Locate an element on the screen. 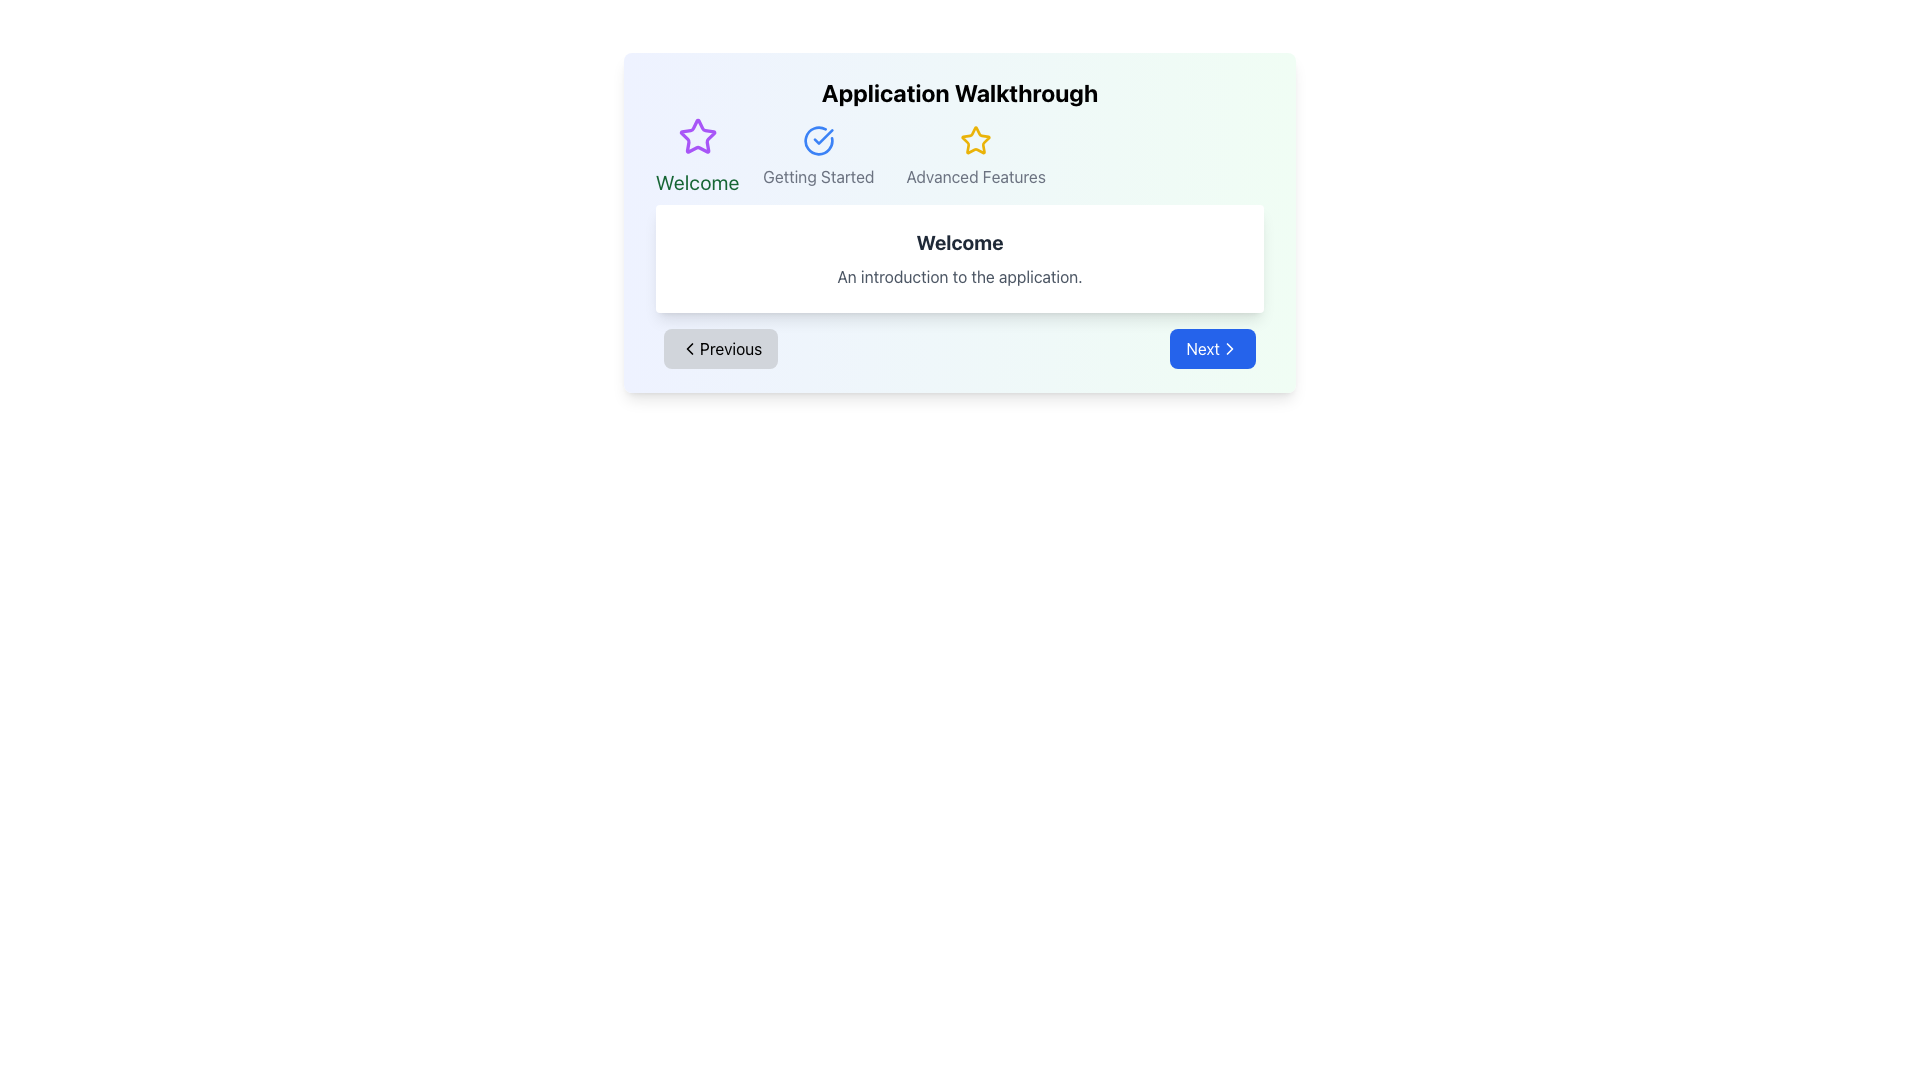  the completion state represented by the blue circular icon with a checkmark symbol, which is the leftmost icon under the 'Application Walkthrough' header is located at coordinates (818, 140).